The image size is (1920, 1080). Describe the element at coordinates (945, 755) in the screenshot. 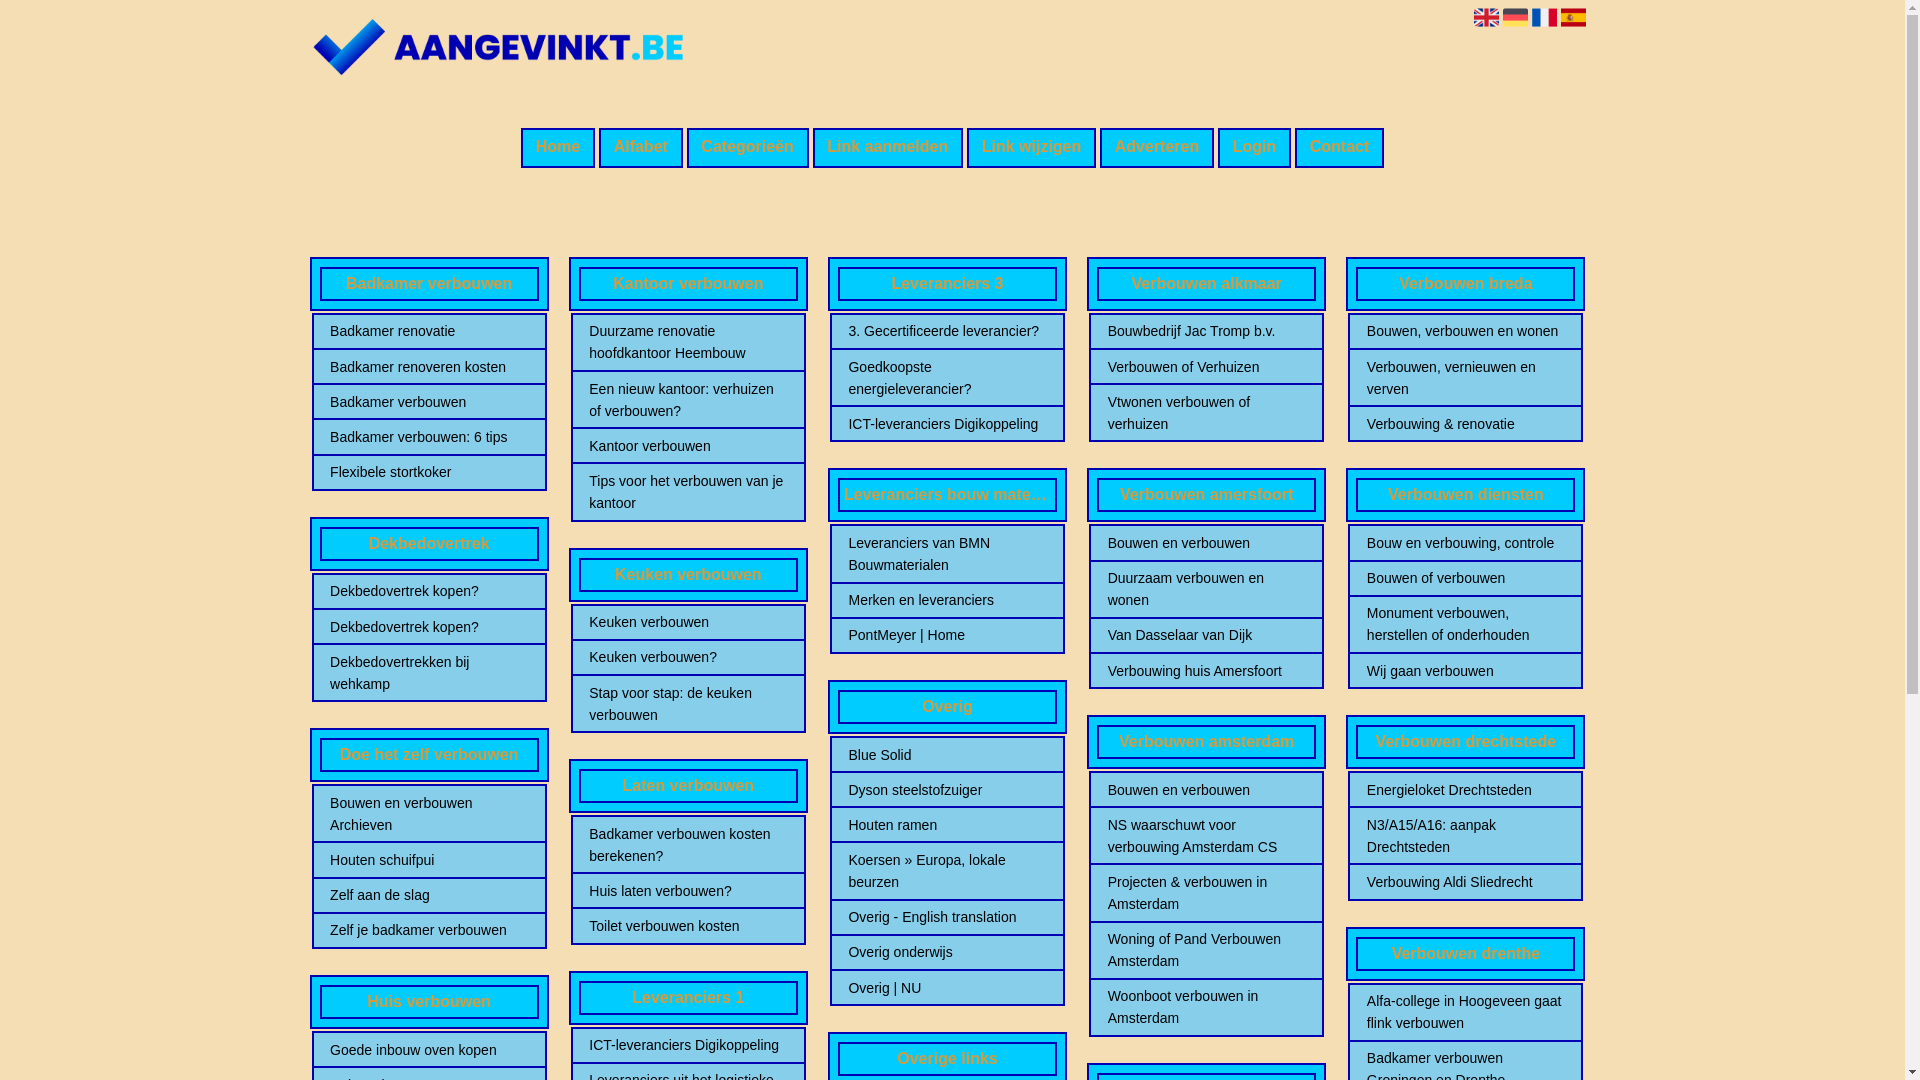

I see `'Blue Solid'` at that location.